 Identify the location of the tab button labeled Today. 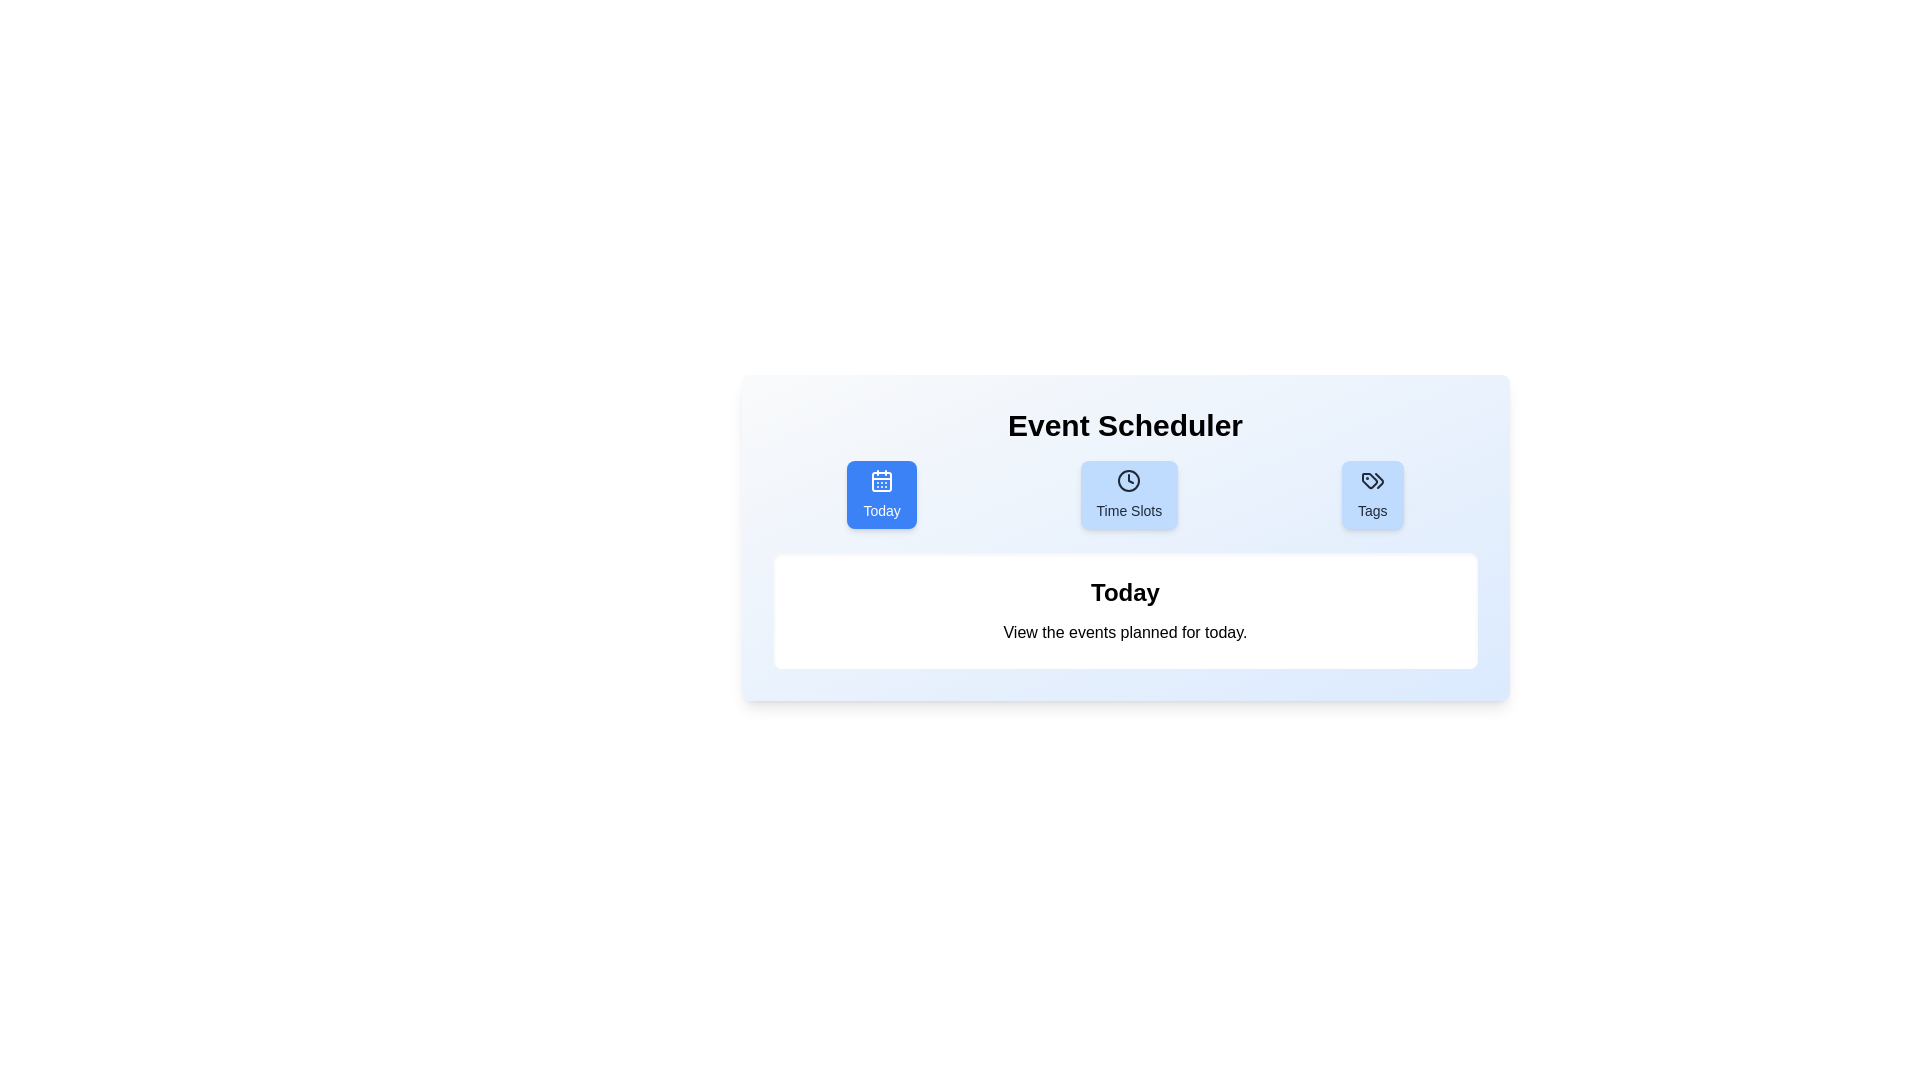
(881, 493).